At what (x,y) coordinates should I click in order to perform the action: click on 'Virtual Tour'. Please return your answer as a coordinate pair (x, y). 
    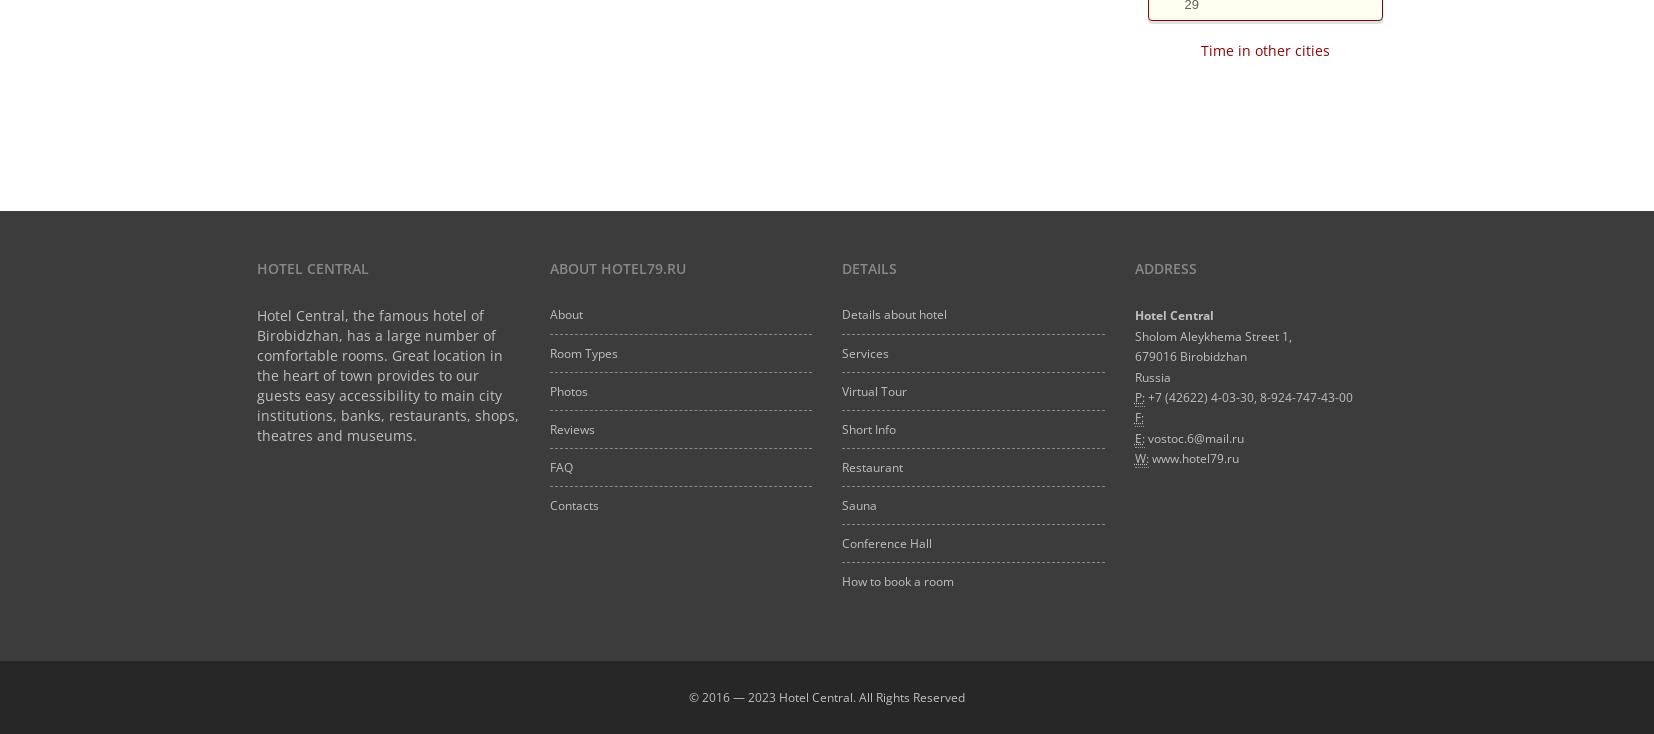
    Looking at the image, I should click on (873, 389).